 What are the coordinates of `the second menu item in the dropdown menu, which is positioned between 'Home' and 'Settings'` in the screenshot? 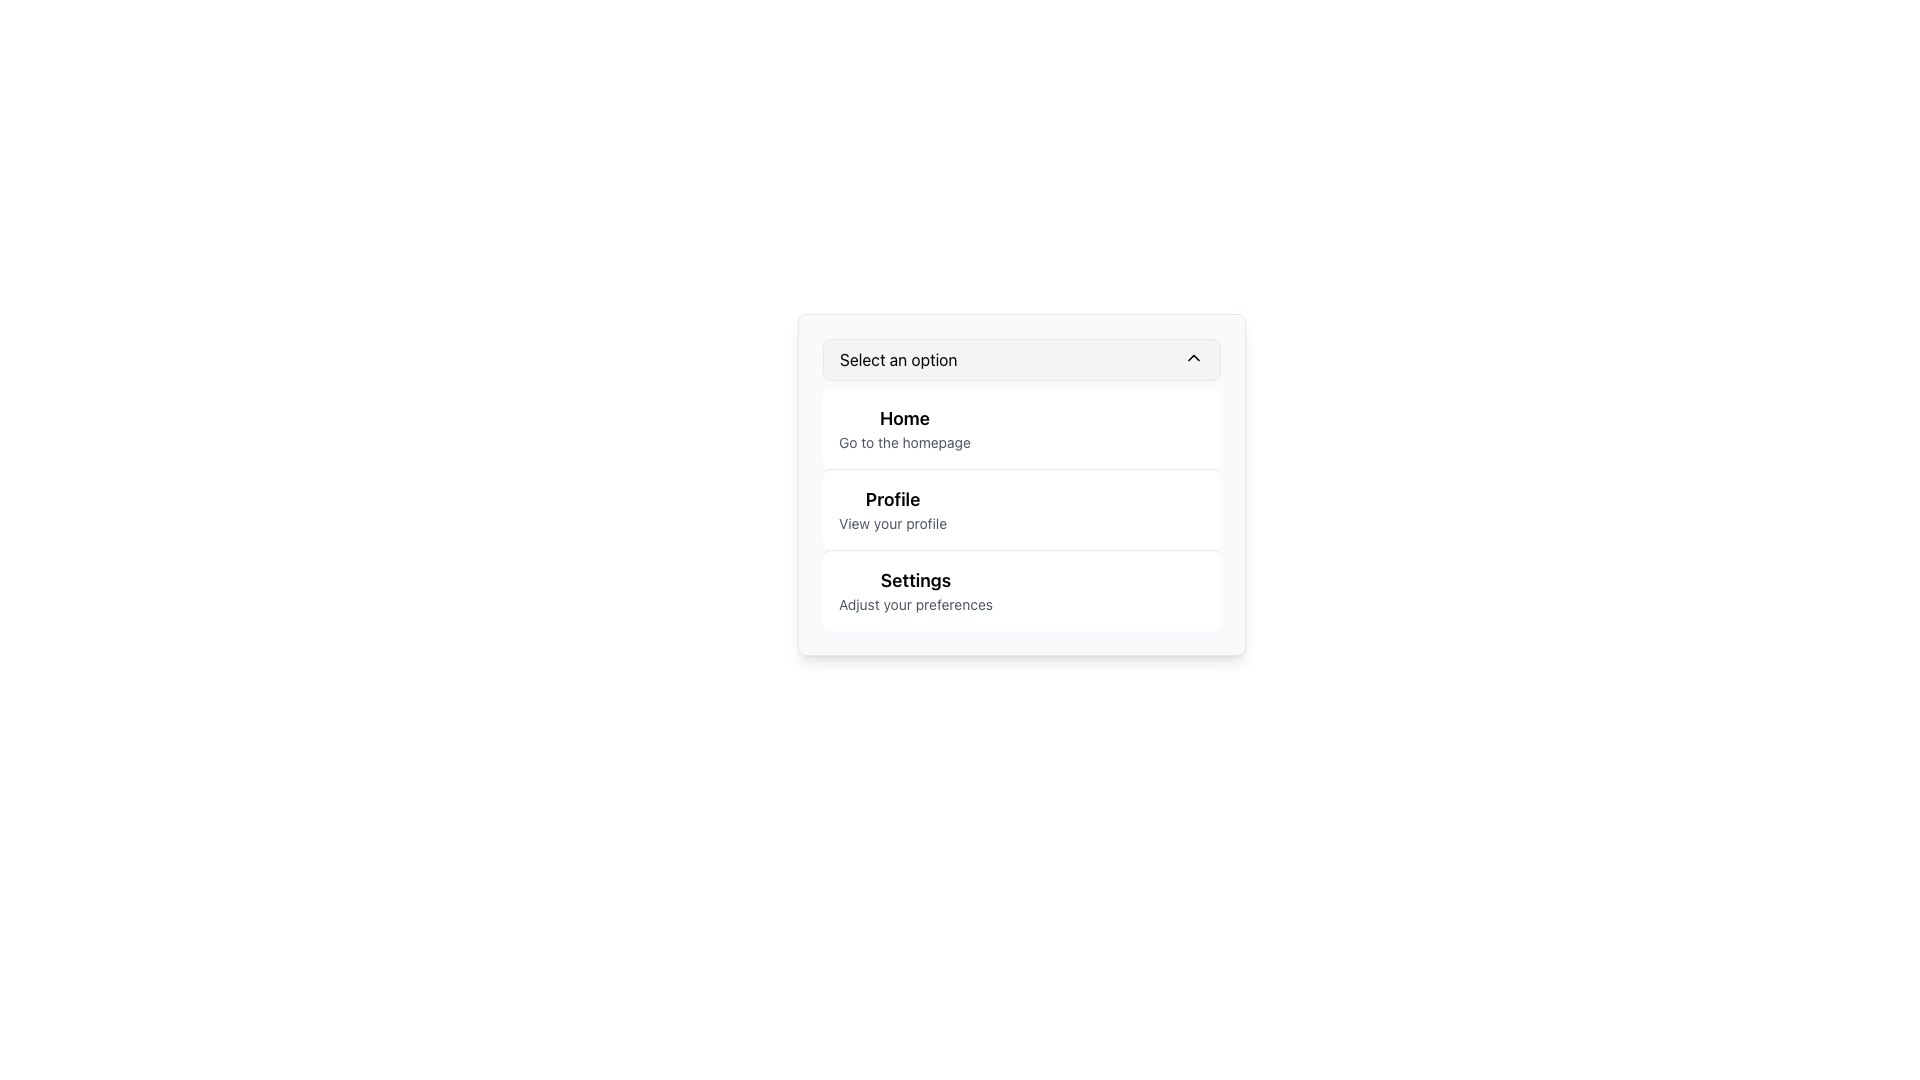 It's located at (1022, 508).